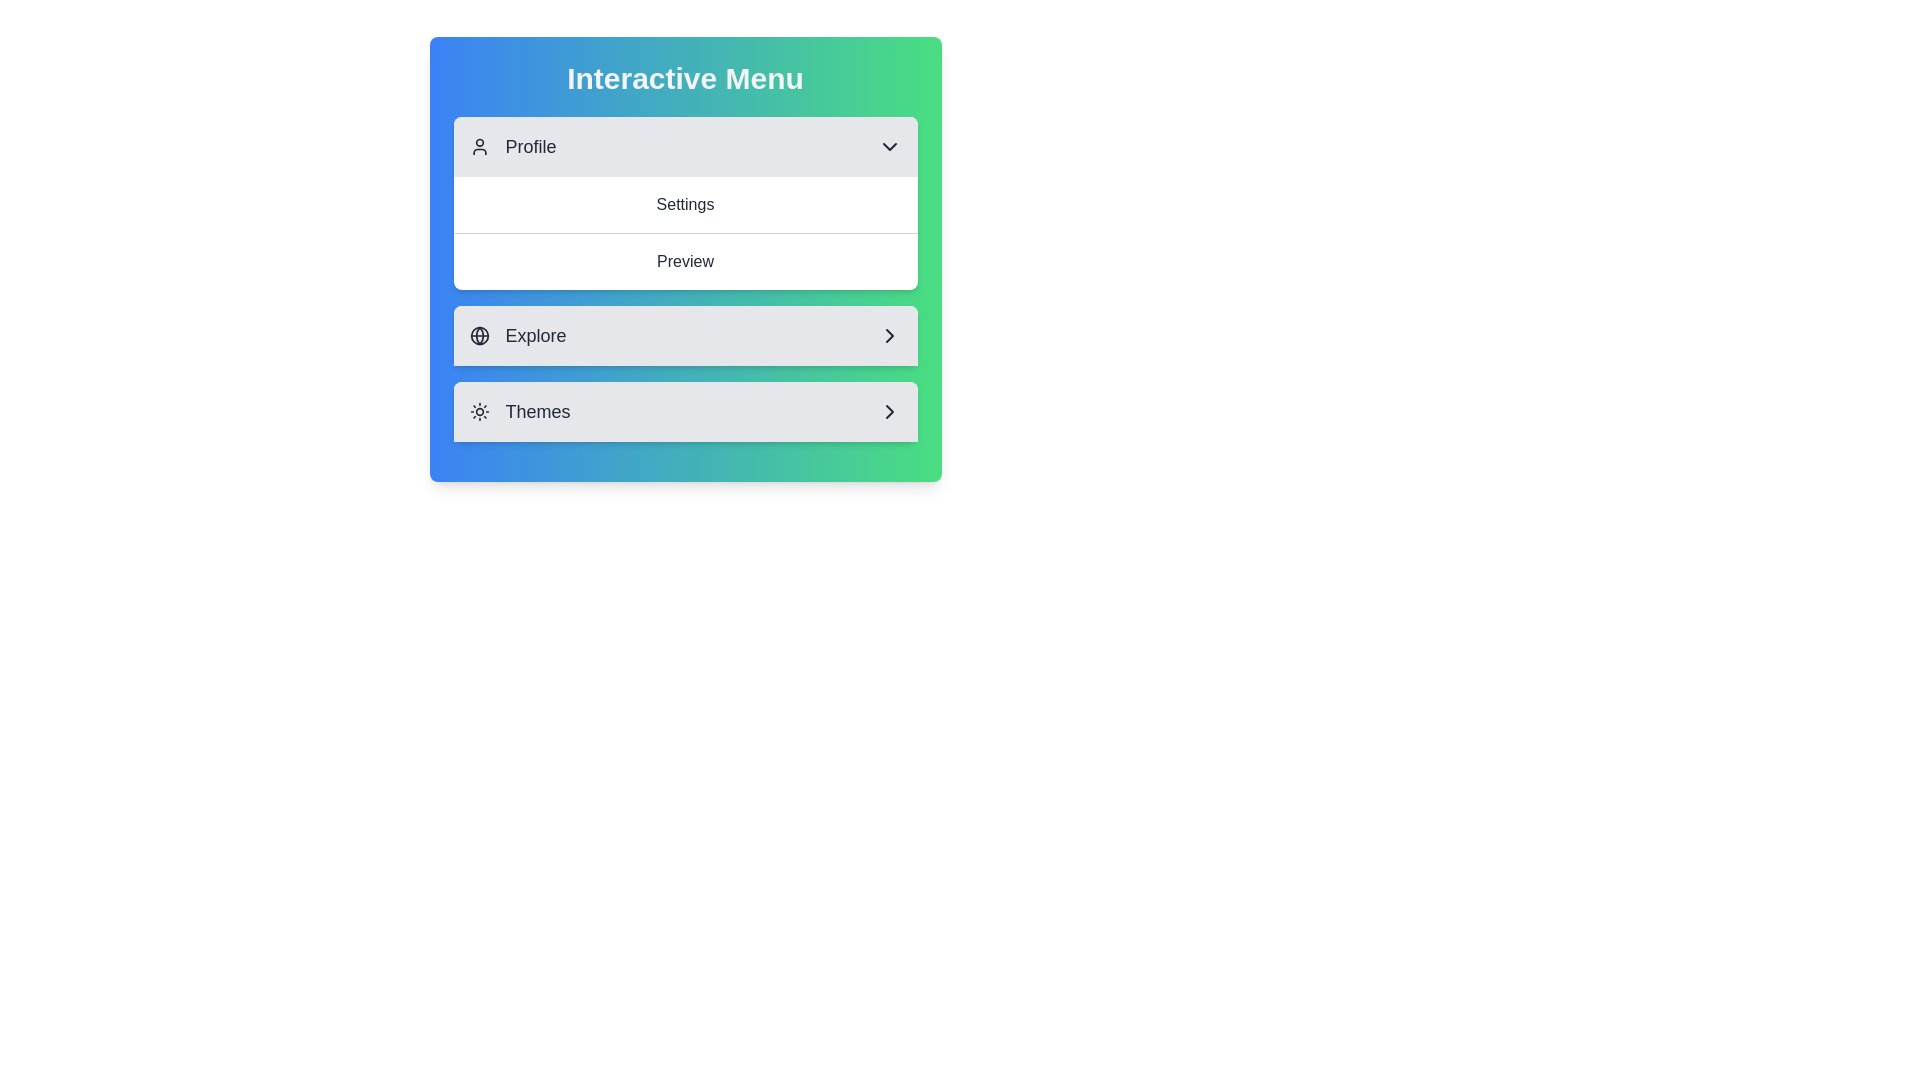 Image resolution: width=1920 pixels, height=1080 pixels. I want to click on the text of the selected section: Preview, so click(685, 260).